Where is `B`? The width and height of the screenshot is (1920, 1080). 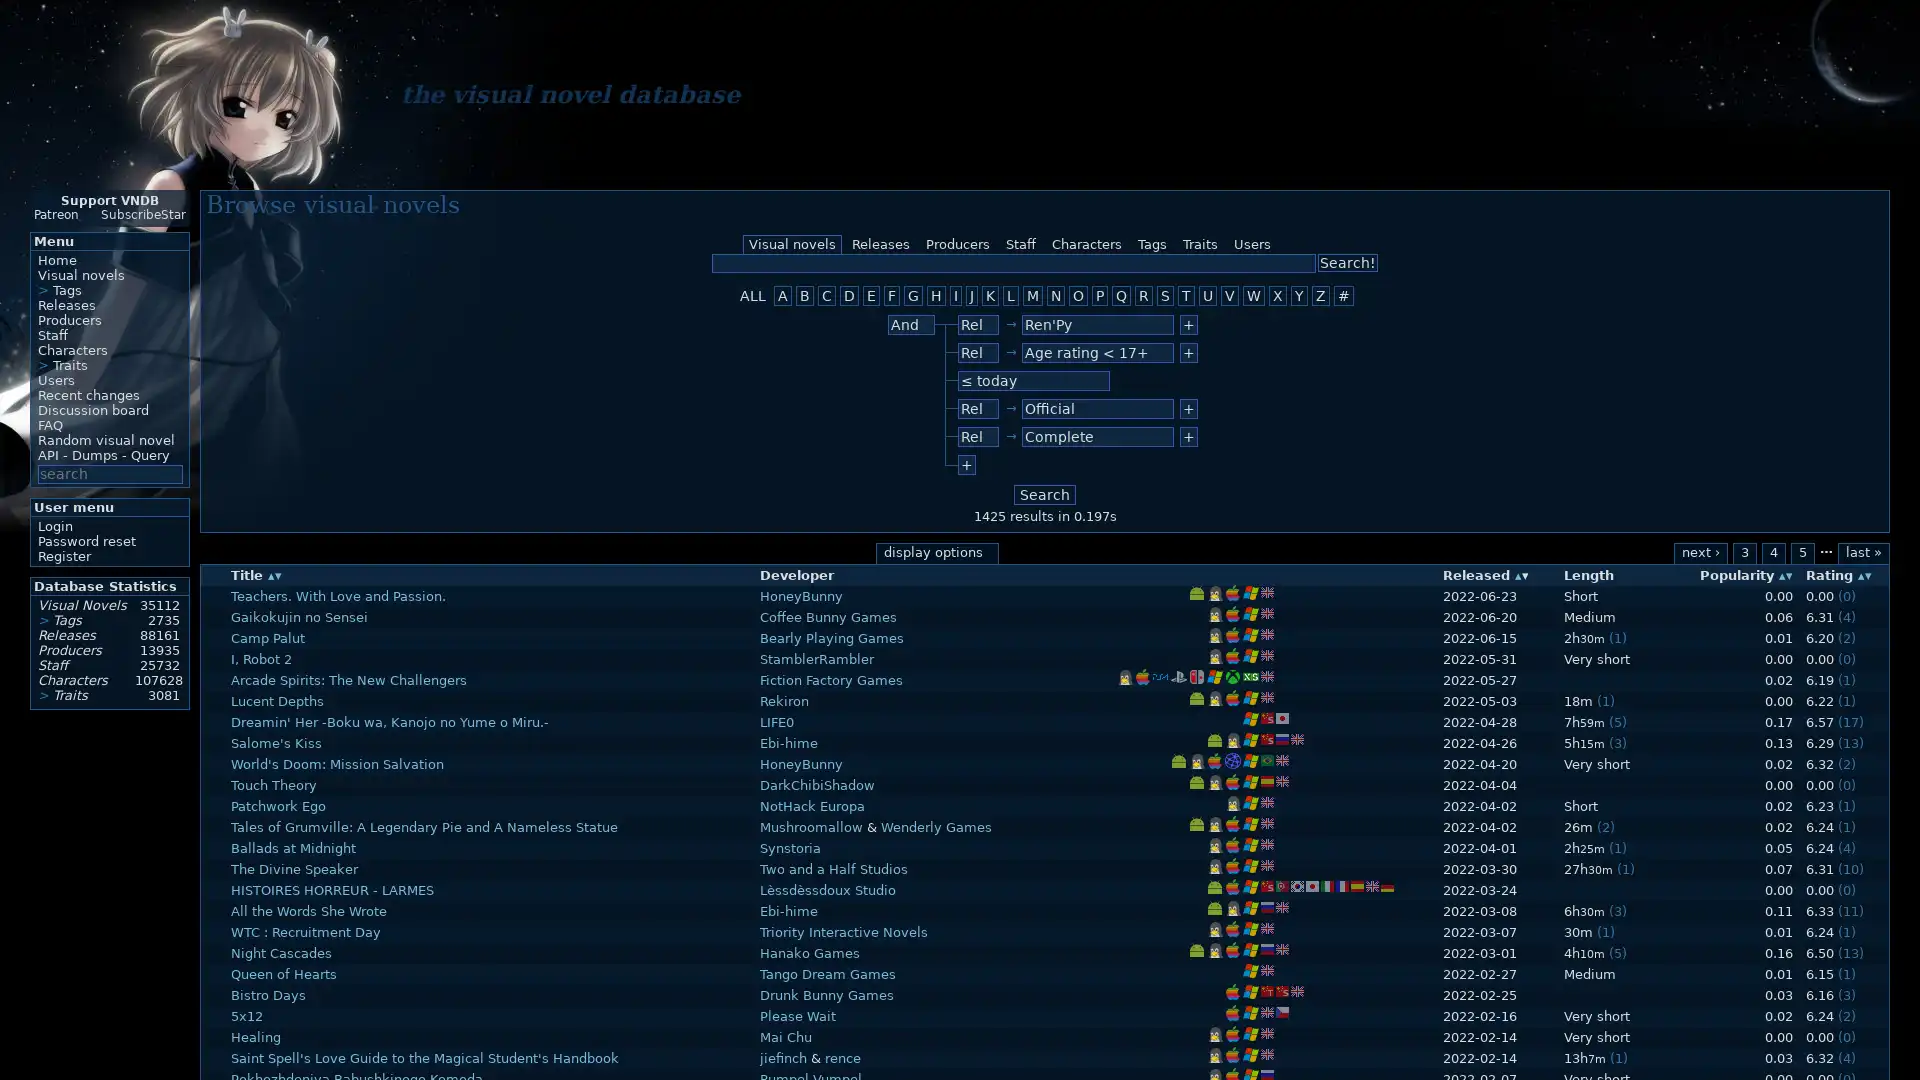
B is located at coordinates (805, 296).